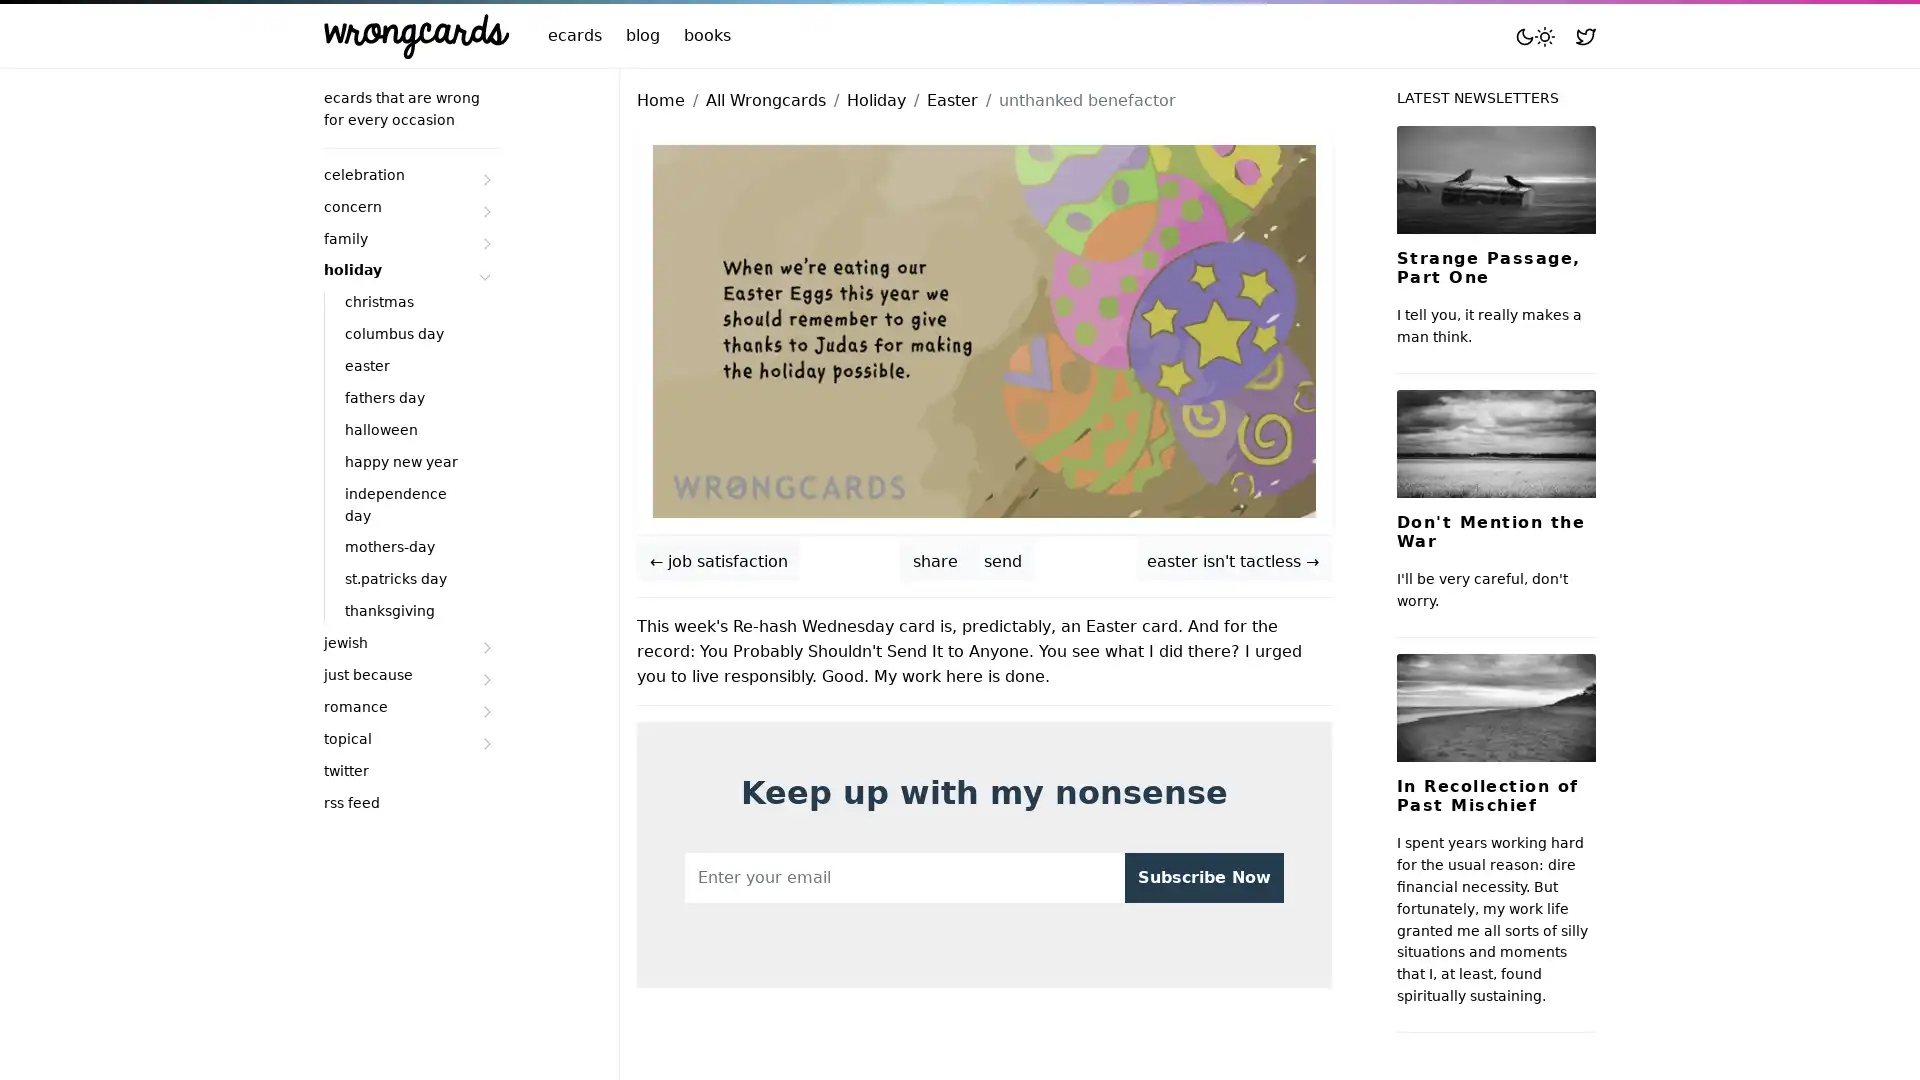  I want to click on Submenu, so click(484, 709).